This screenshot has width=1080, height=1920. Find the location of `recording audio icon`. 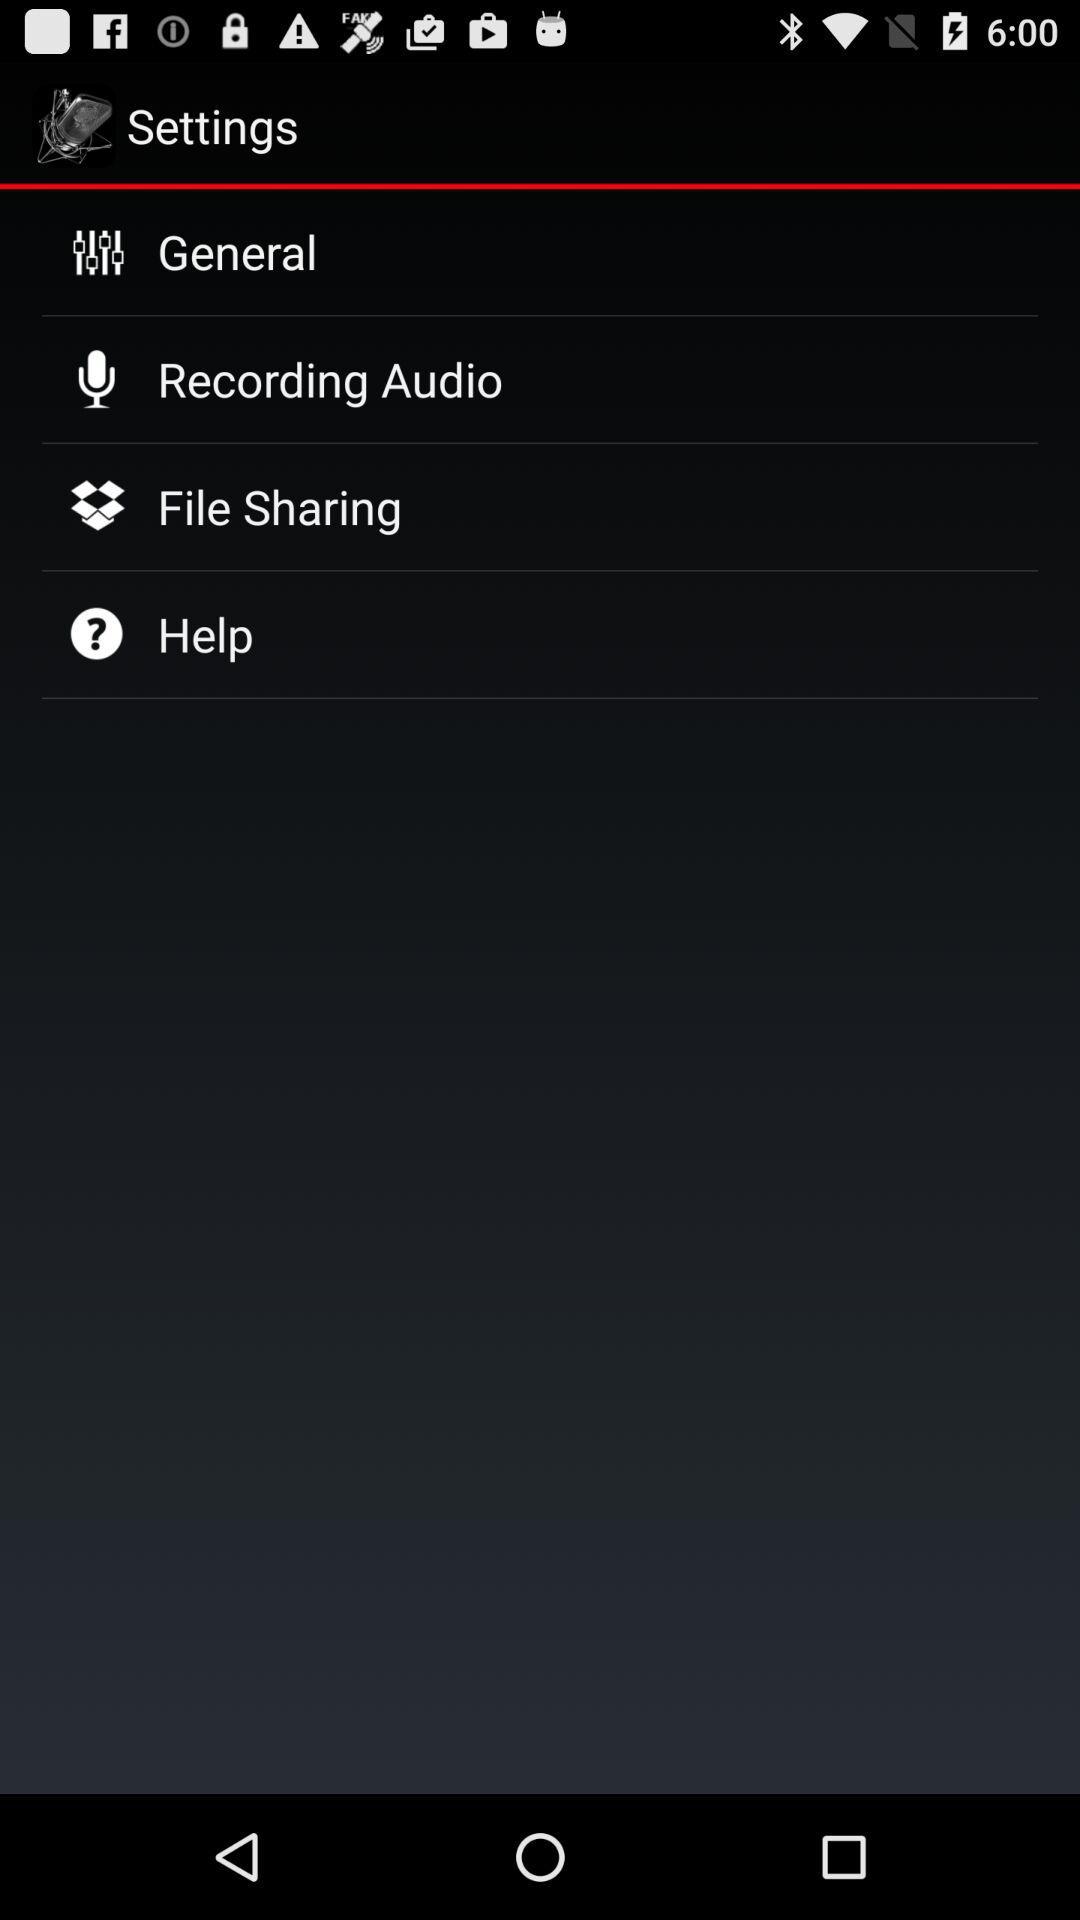

recording audio icon is located at coordinates (329, 379).